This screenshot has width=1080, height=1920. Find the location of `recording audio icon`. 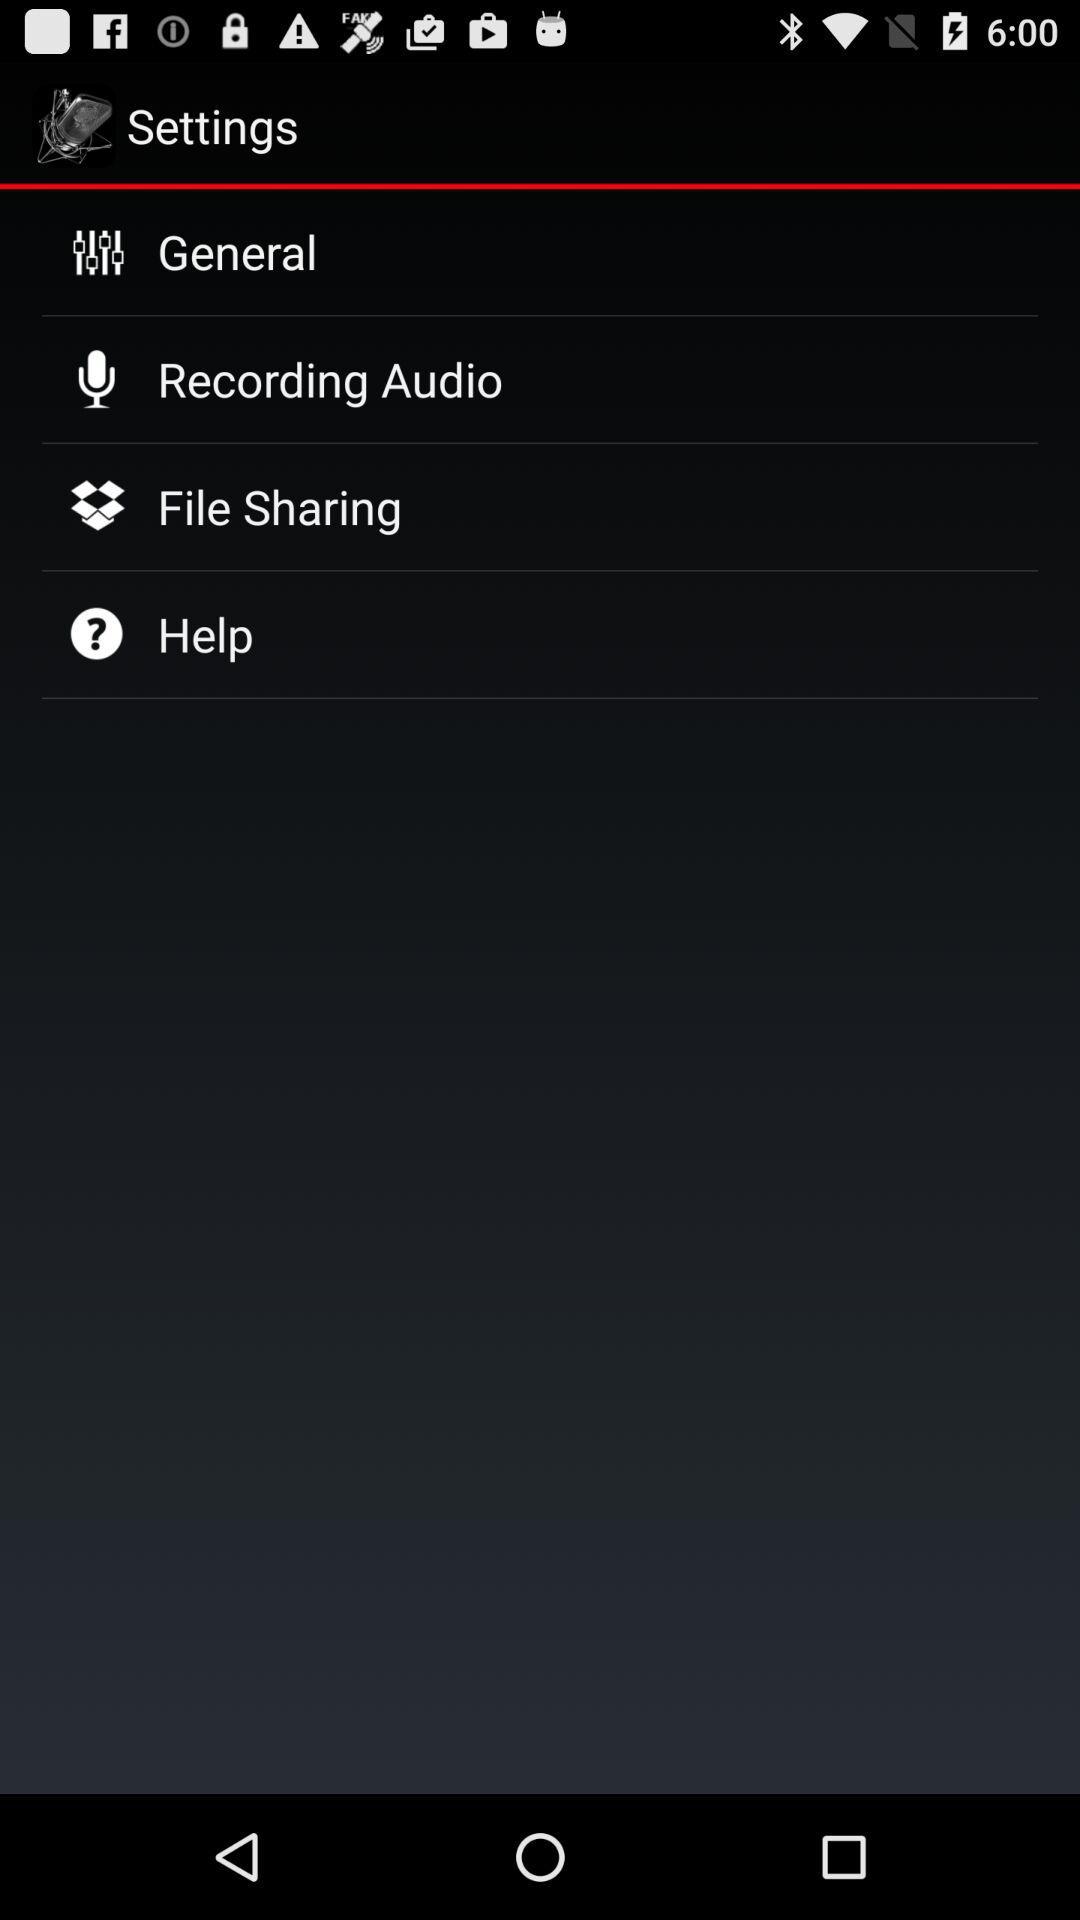

recording audio icon is located at coordinates (329, 379).